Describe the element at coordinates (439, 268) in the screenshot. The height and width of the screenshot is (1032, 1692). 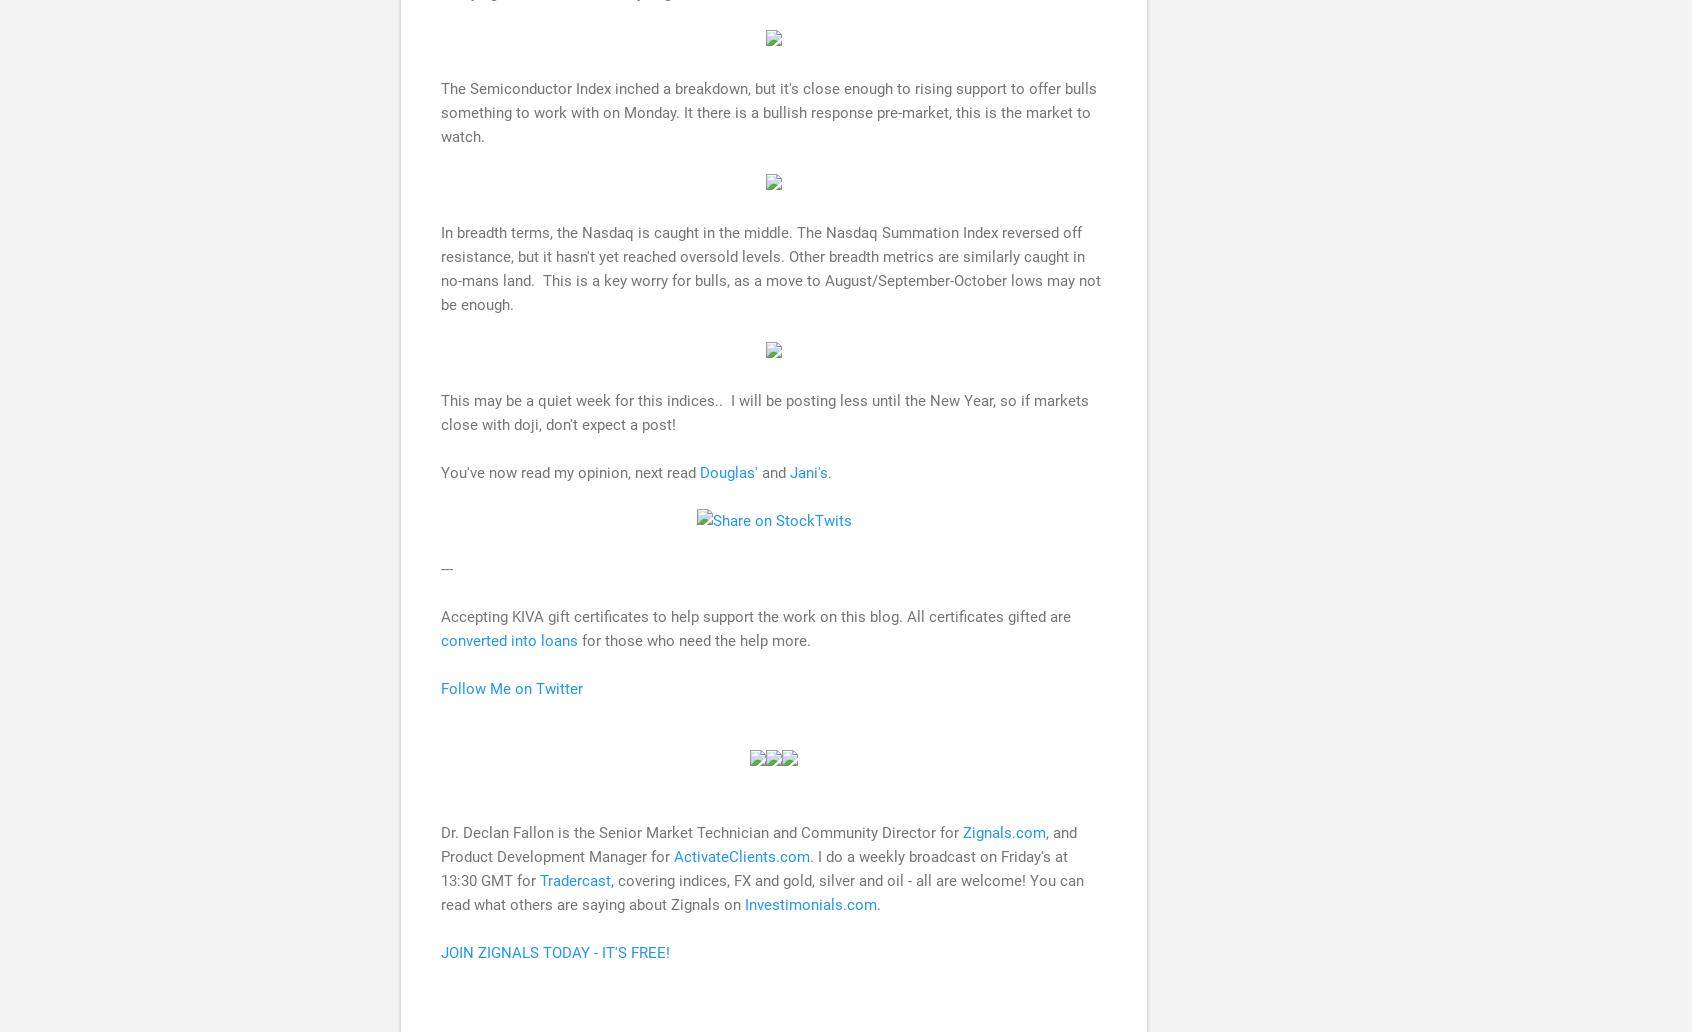
I see `'In breadth terms, the Nasdaq is caught in the middle. The Nasdaq Summation Index reversed off resistance, but it hasn't yet reached oversold levels. Other breadth metrics are similarly caught in no-mans land.  This is a key worry for bulls, as a move to August/September-October lows may not be enough.'` at that location.